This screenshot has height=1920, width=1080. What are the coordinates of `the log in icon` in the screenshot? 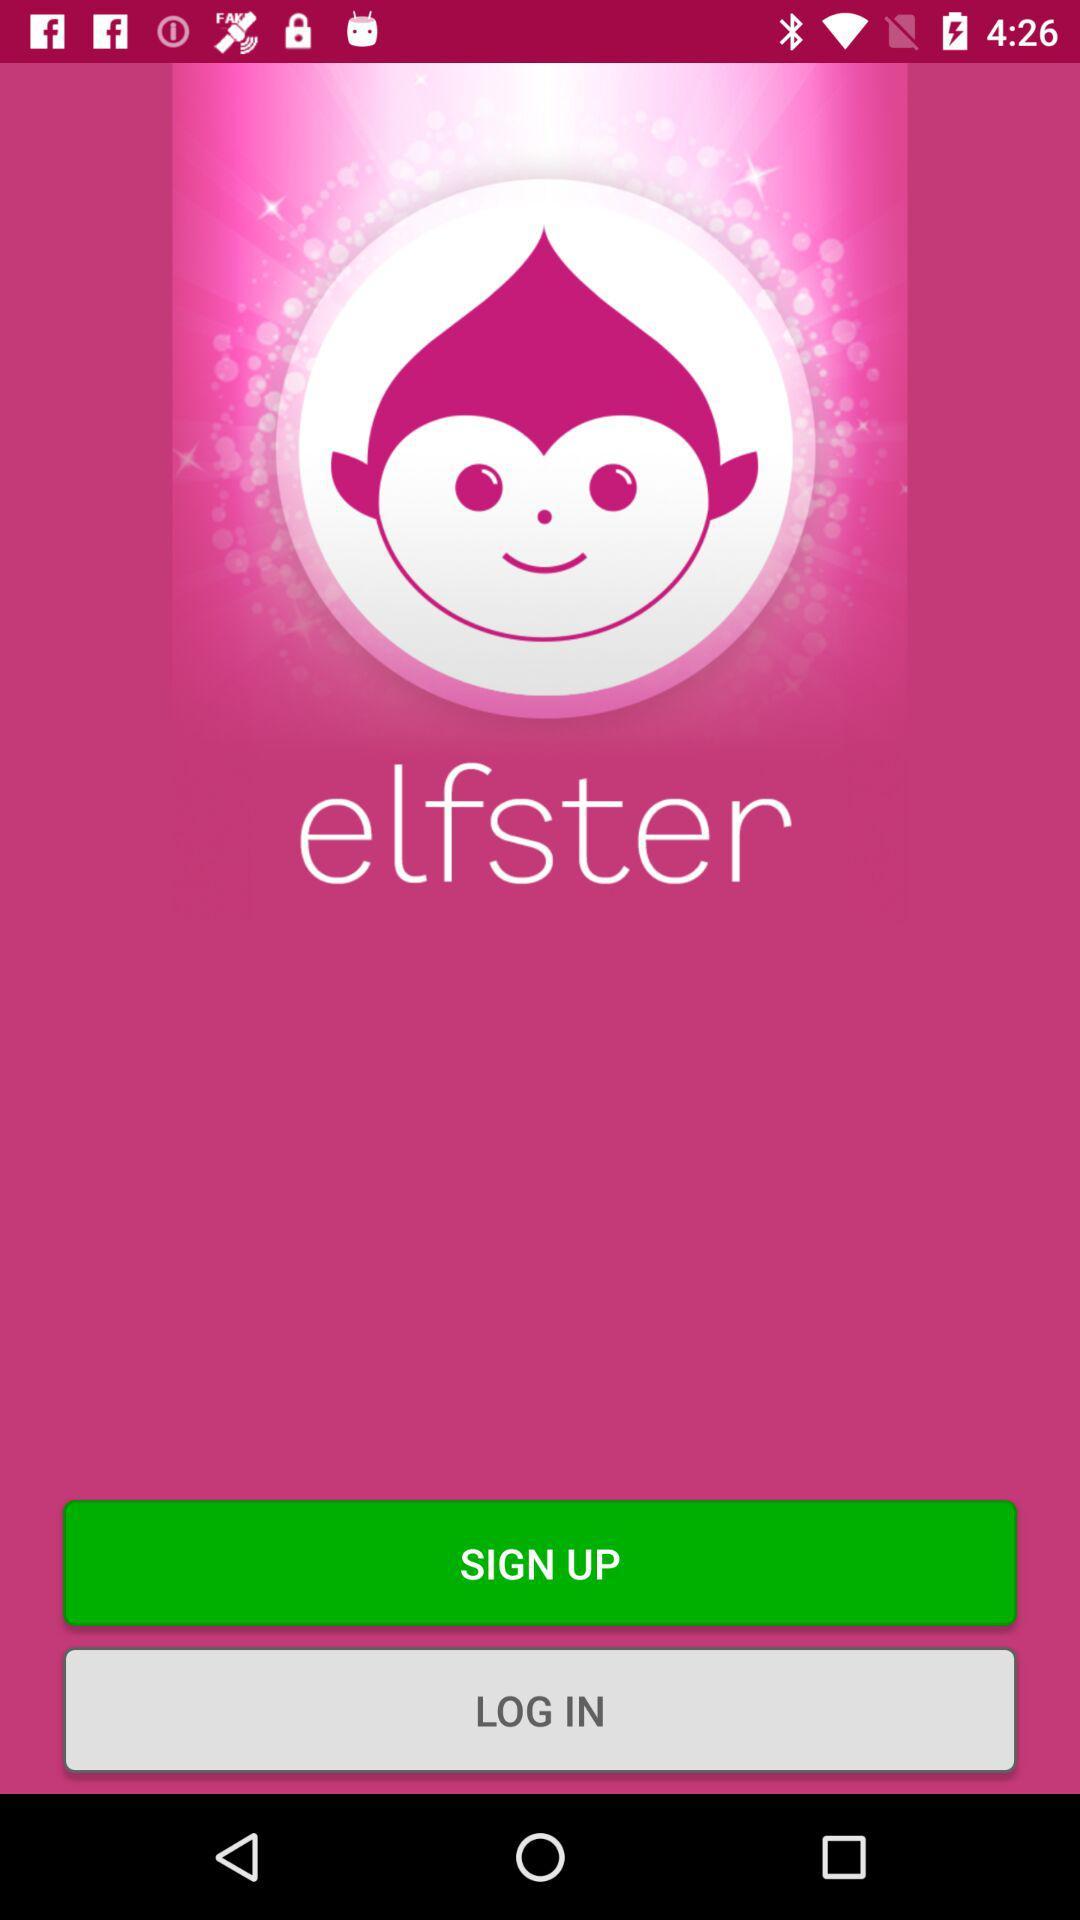 It's located at (540, 1708).